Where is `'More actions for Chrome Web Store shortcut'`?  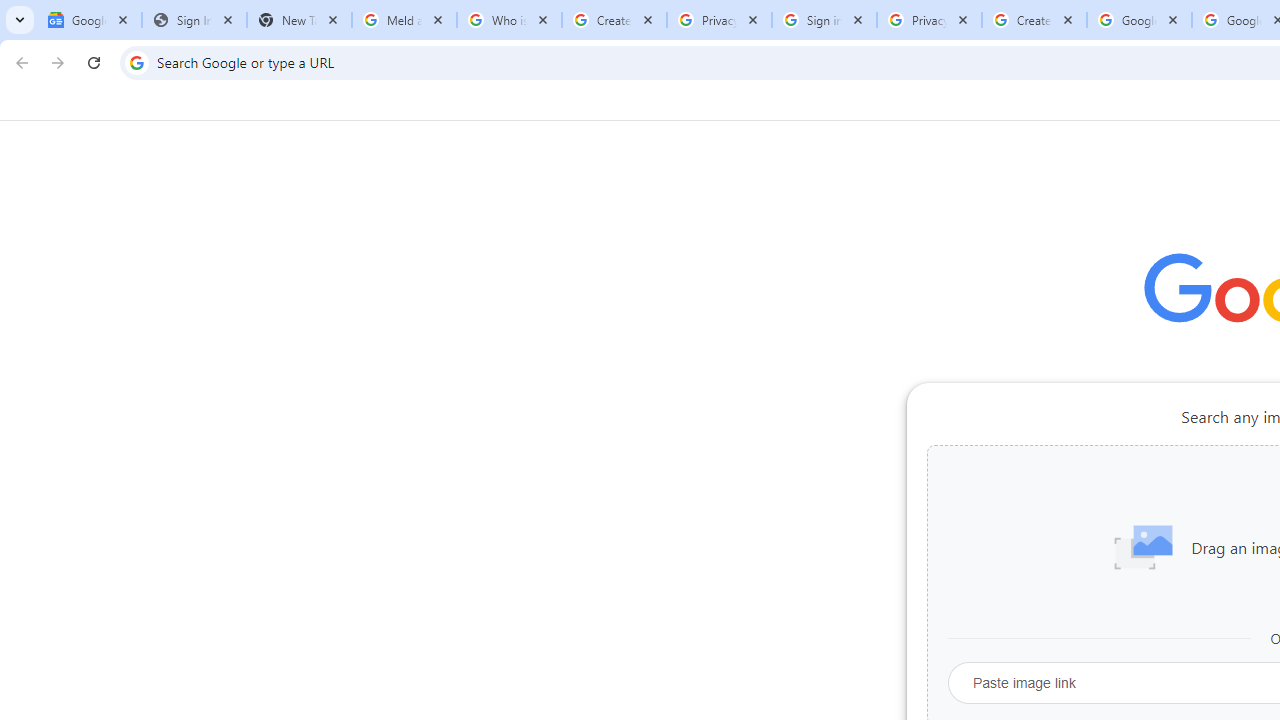
'More actions for Chrome Web Store shortcut' is located at coordinates (1207, 466).